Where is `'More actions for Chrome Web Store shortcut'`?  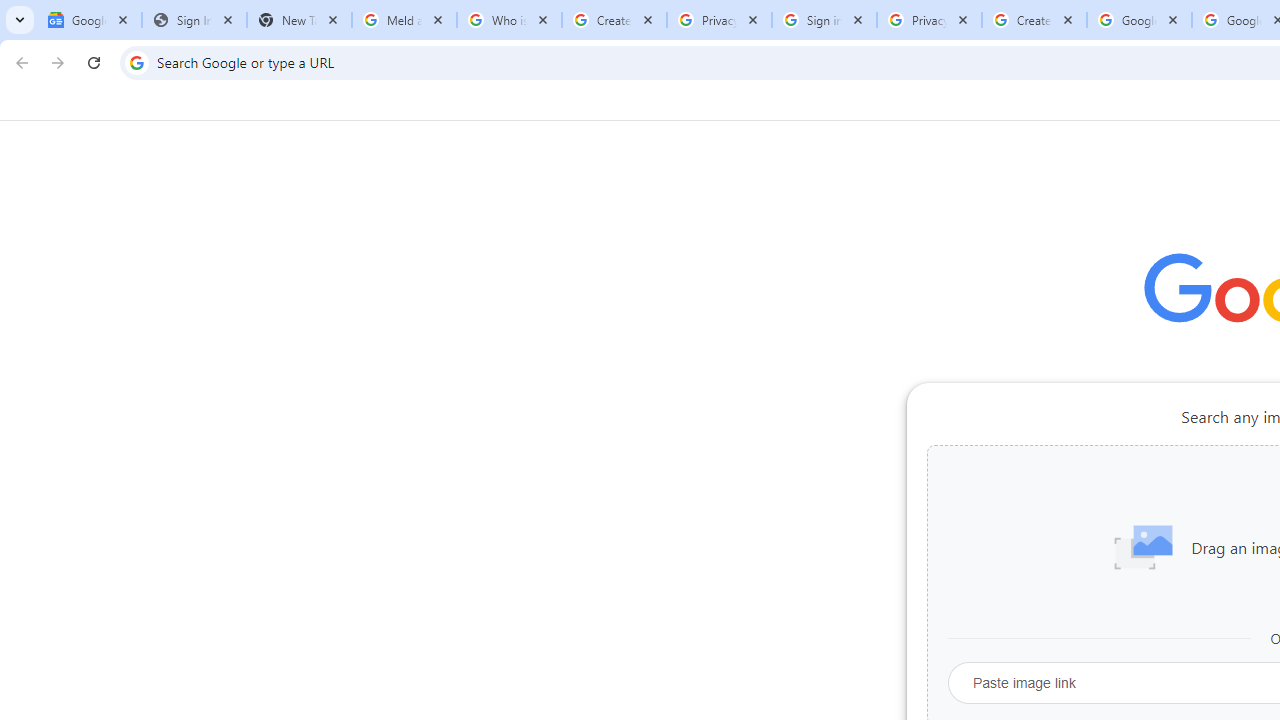
'More actions for Chrome Web Store shortcut' is located at coordinates (1207, 466).